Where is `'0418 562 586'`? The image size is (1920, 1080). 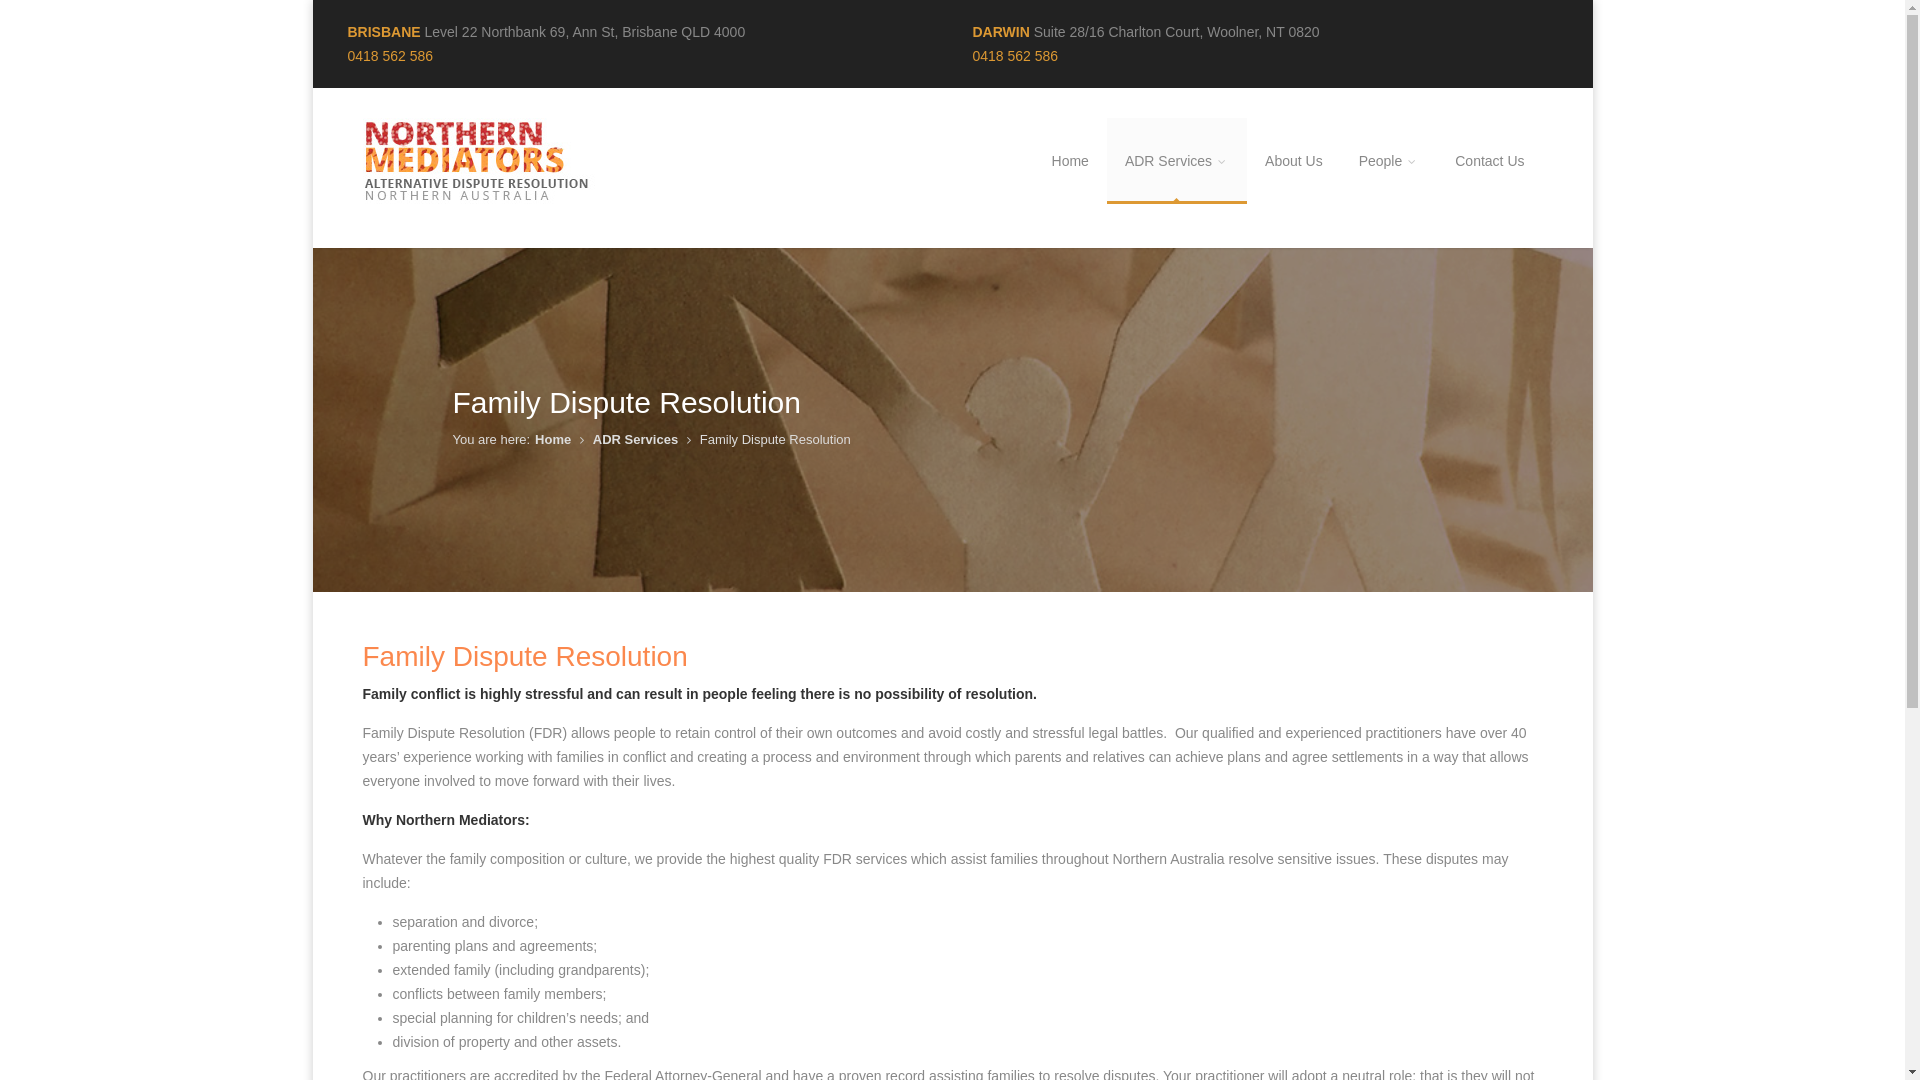 '0418 562 586' is located at coordinates (1014, 55).